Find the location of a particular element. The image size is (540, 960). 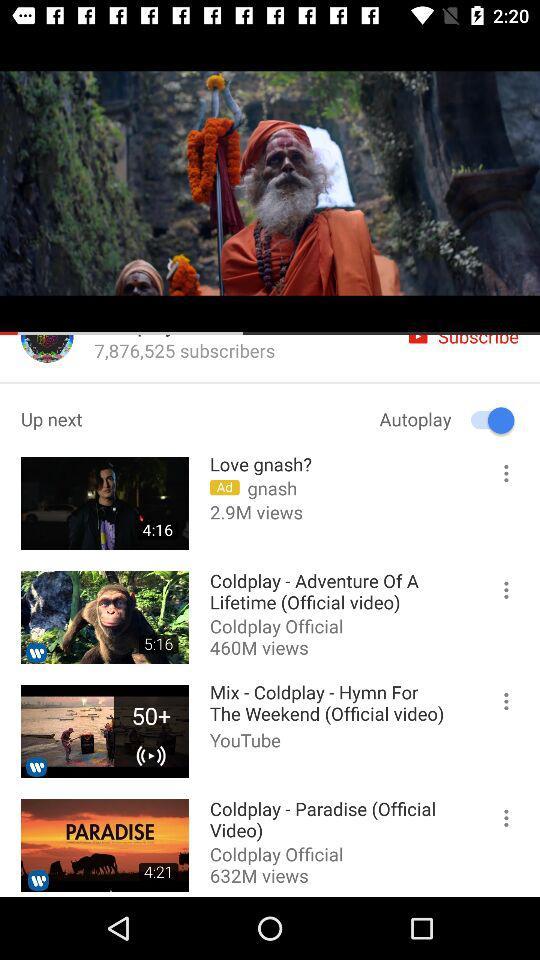

the third video from top is located at coordinates (104, 730).